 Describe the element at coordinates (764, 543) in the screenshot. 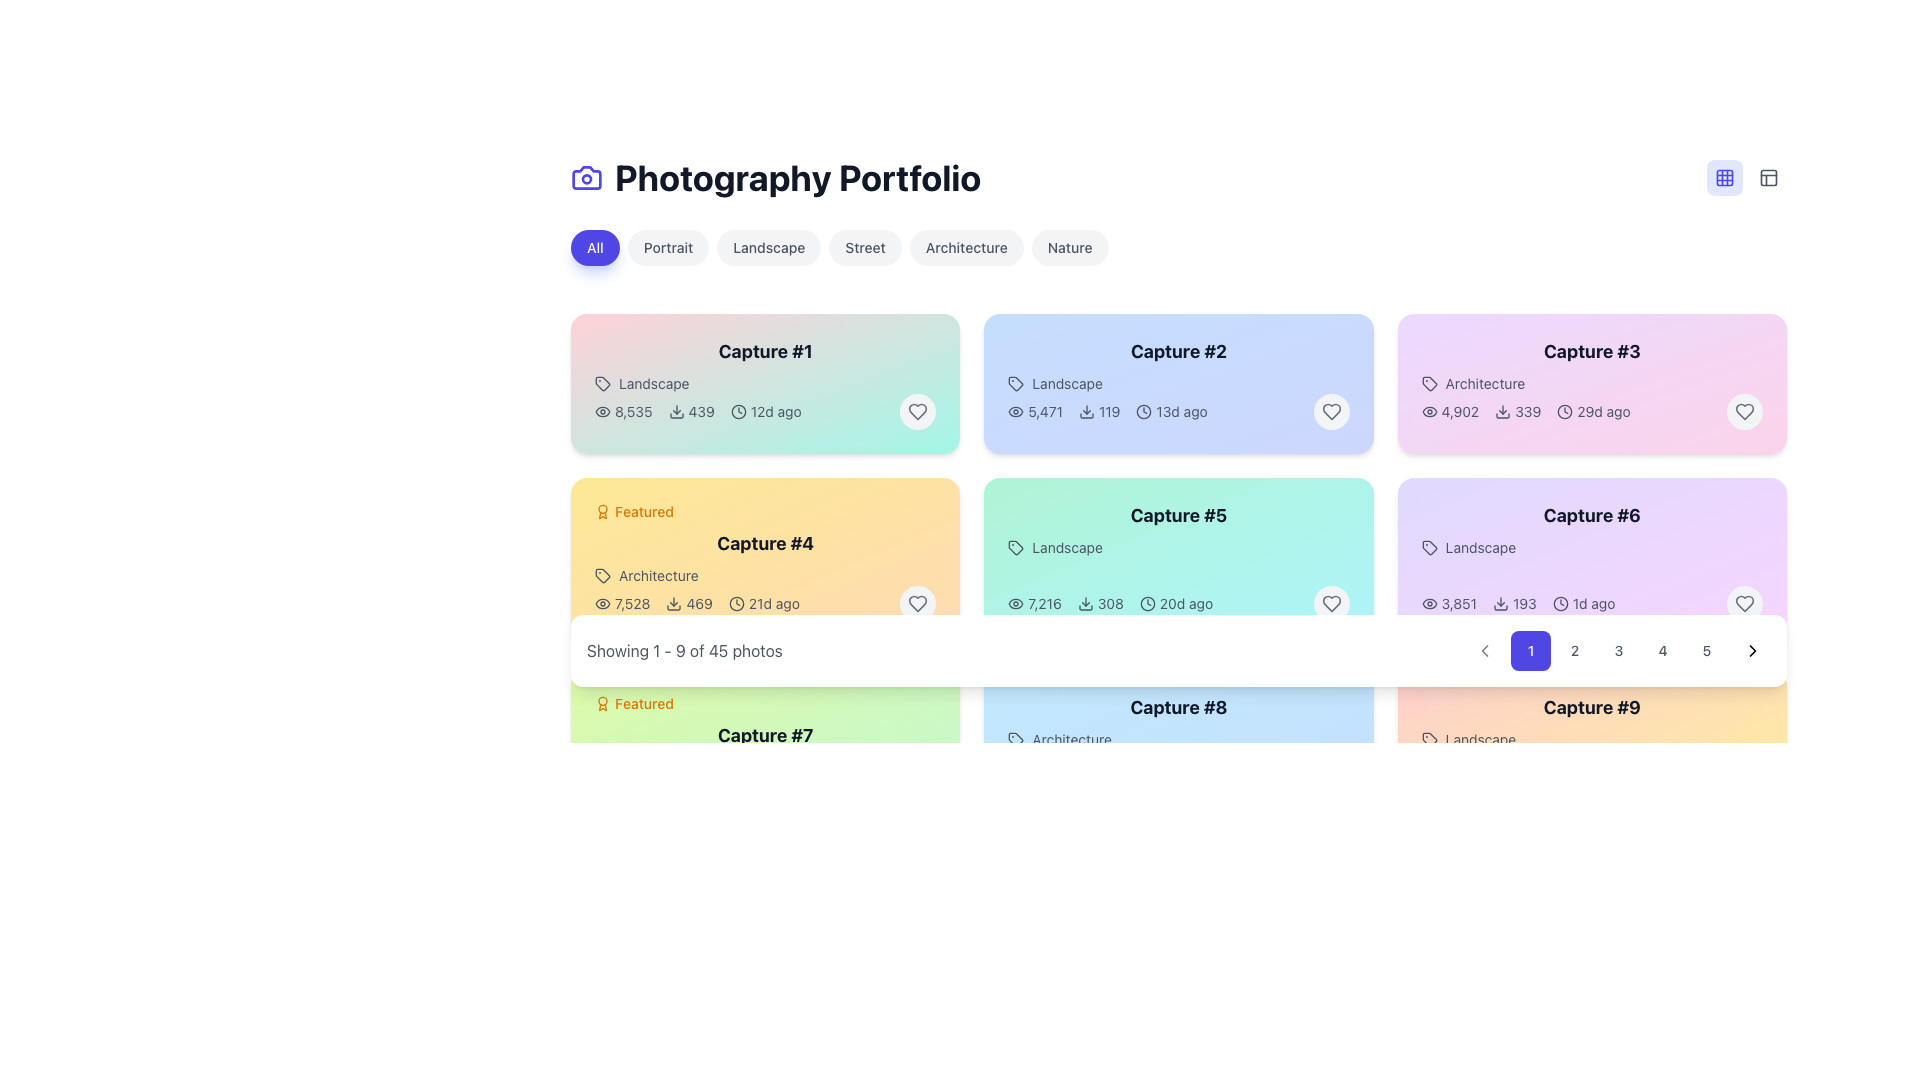

I see `the 'Capture #4' portfolio item card, which features descriptive information and an icon, located in the second row, first column of the grid layout` at that location.